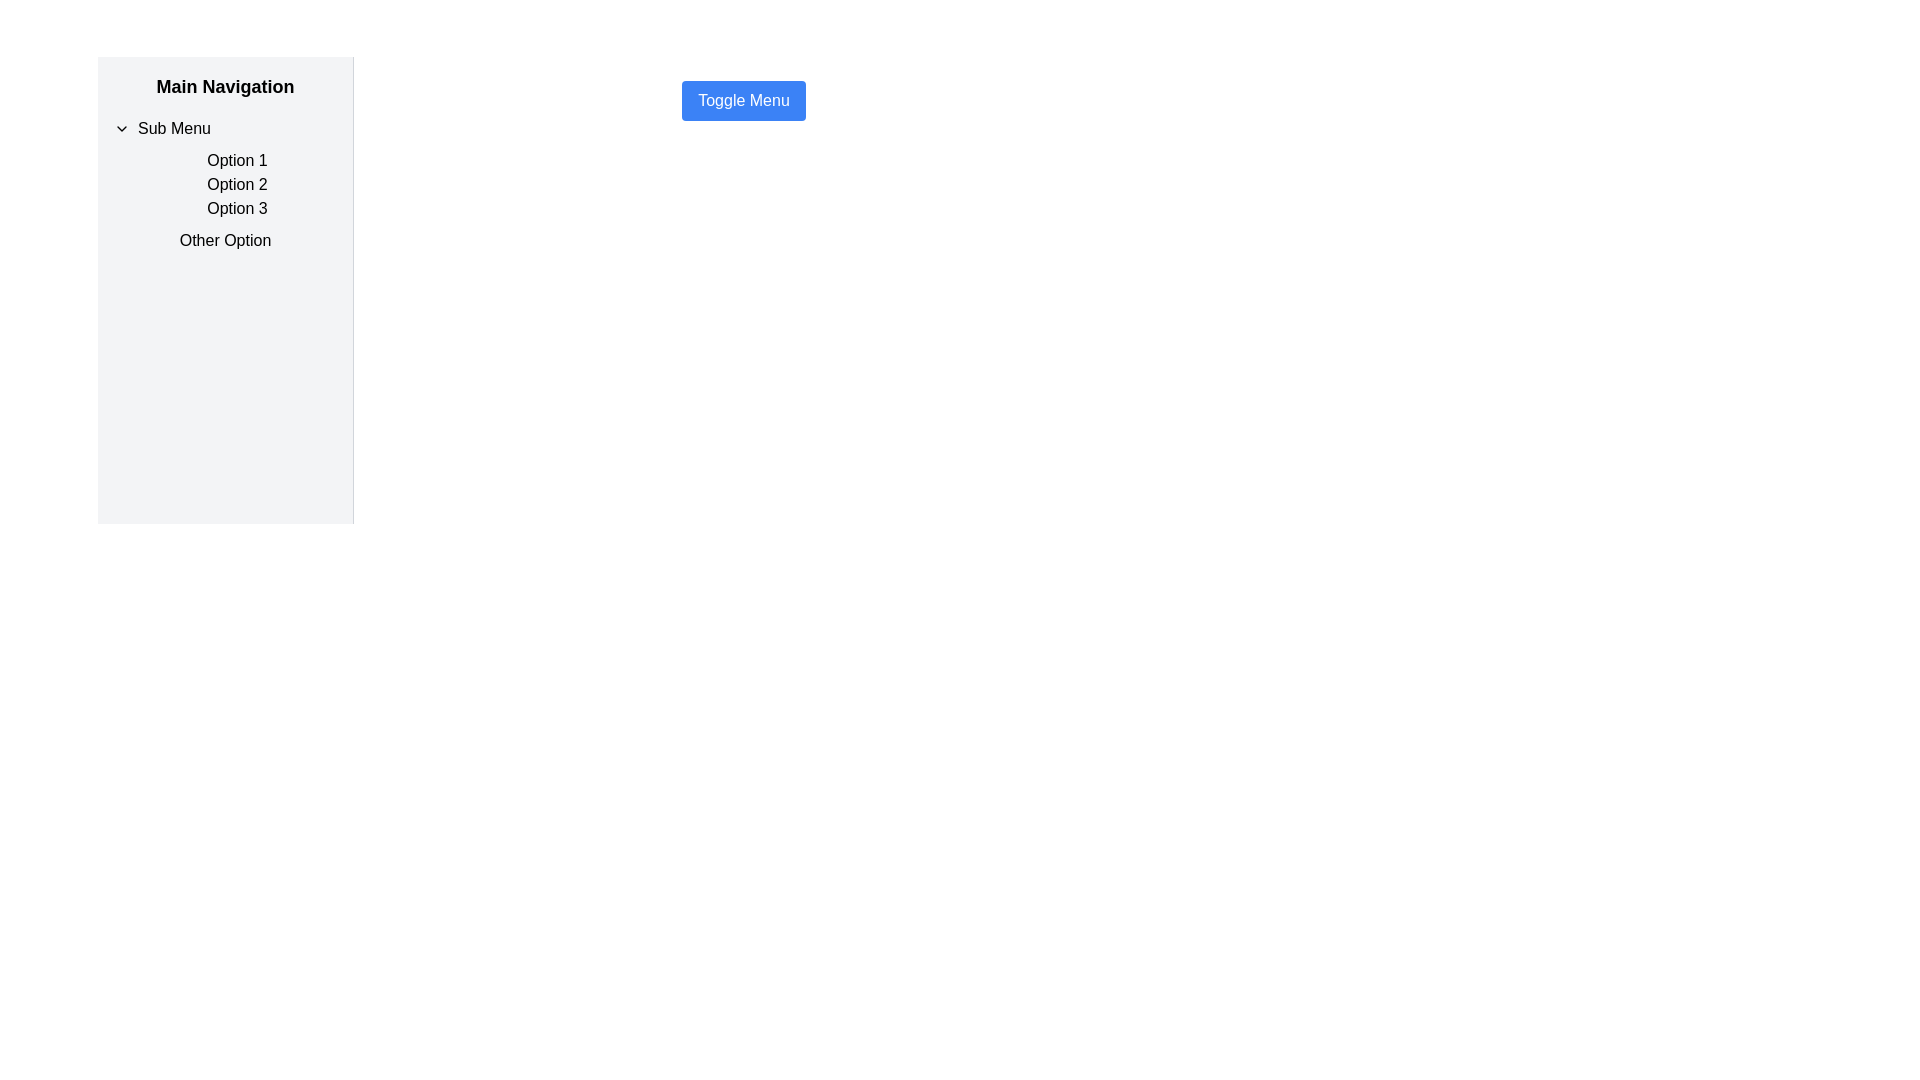  I want to click on the 'Option 2' menu item located in the left-side navigation panel, which is the second item in the list under the 'Sub Menu' title, so click(225, 185).